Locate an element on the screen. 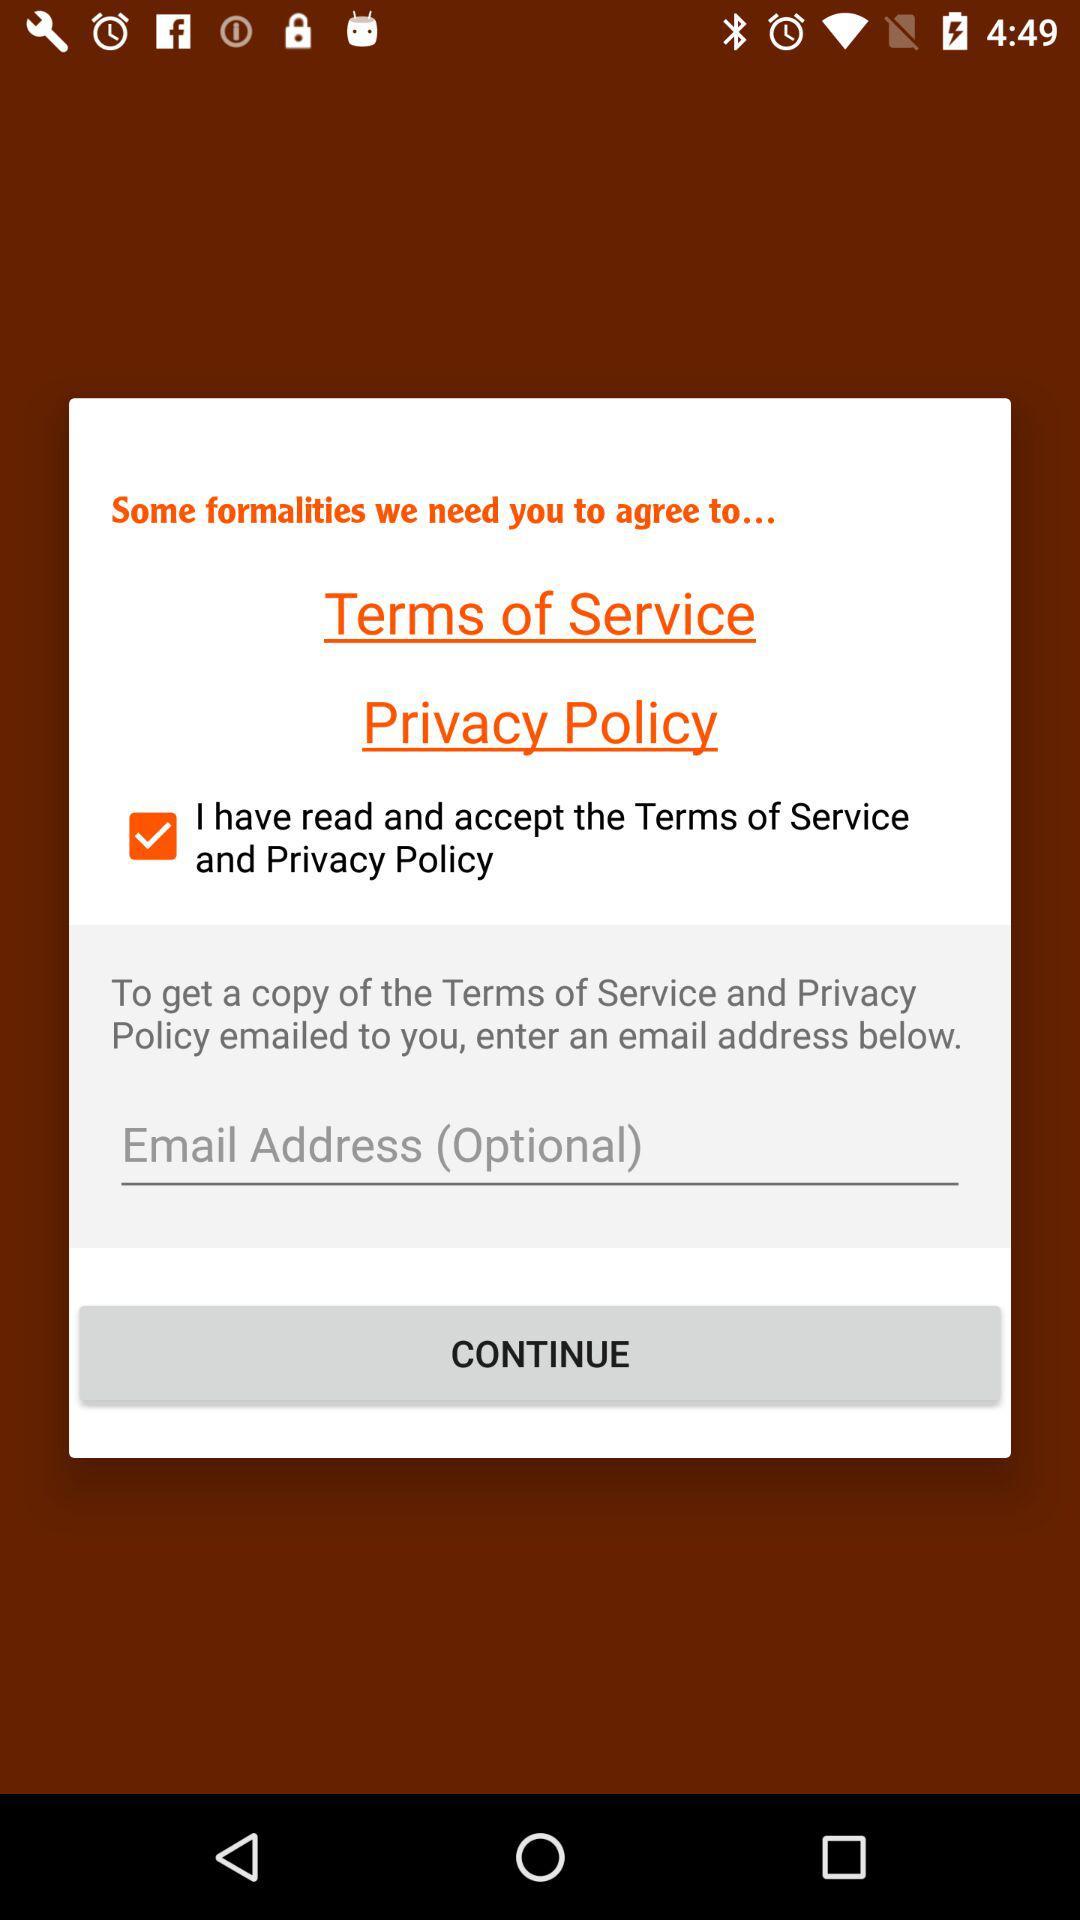 The height and width of the screenshot is (1920, 1080). the item at the bottom is located at coordinates (540, 1353).